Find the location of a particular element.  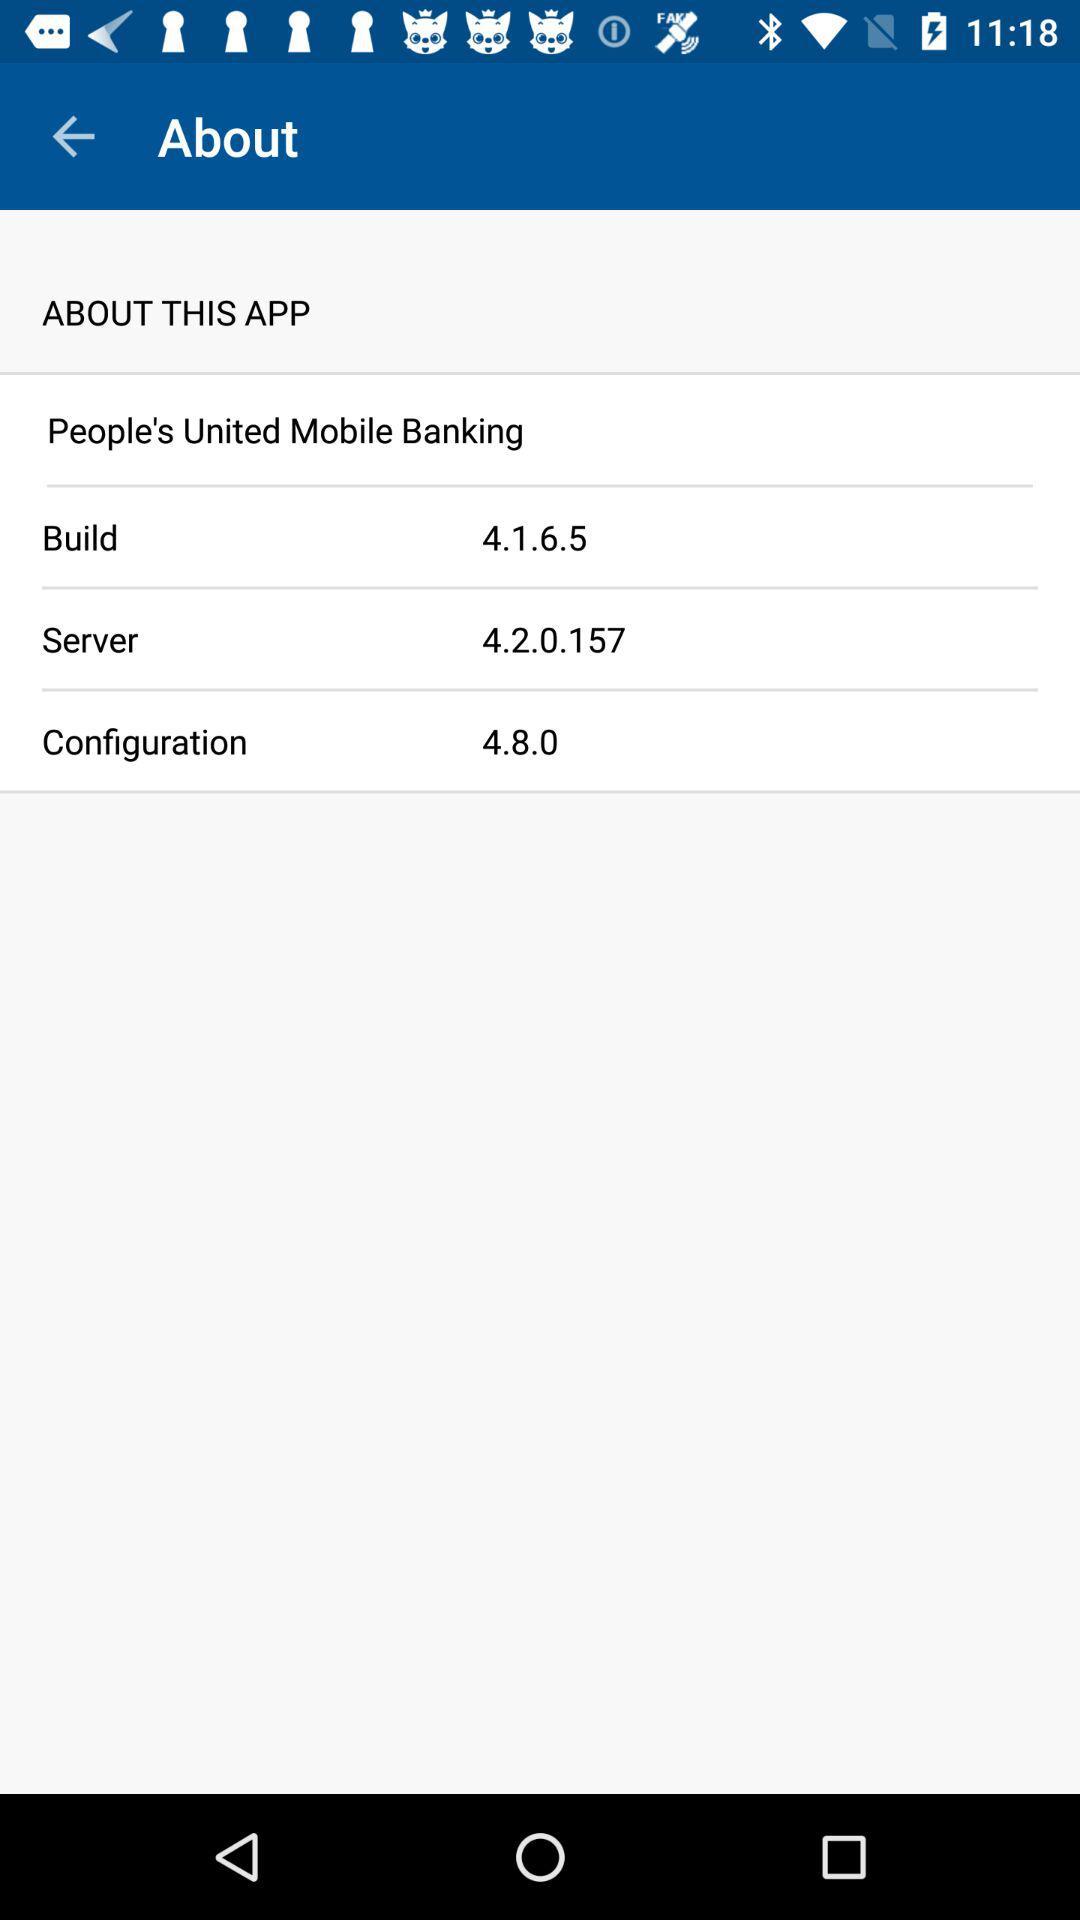

item on the left is located at coordinates (240, 739).